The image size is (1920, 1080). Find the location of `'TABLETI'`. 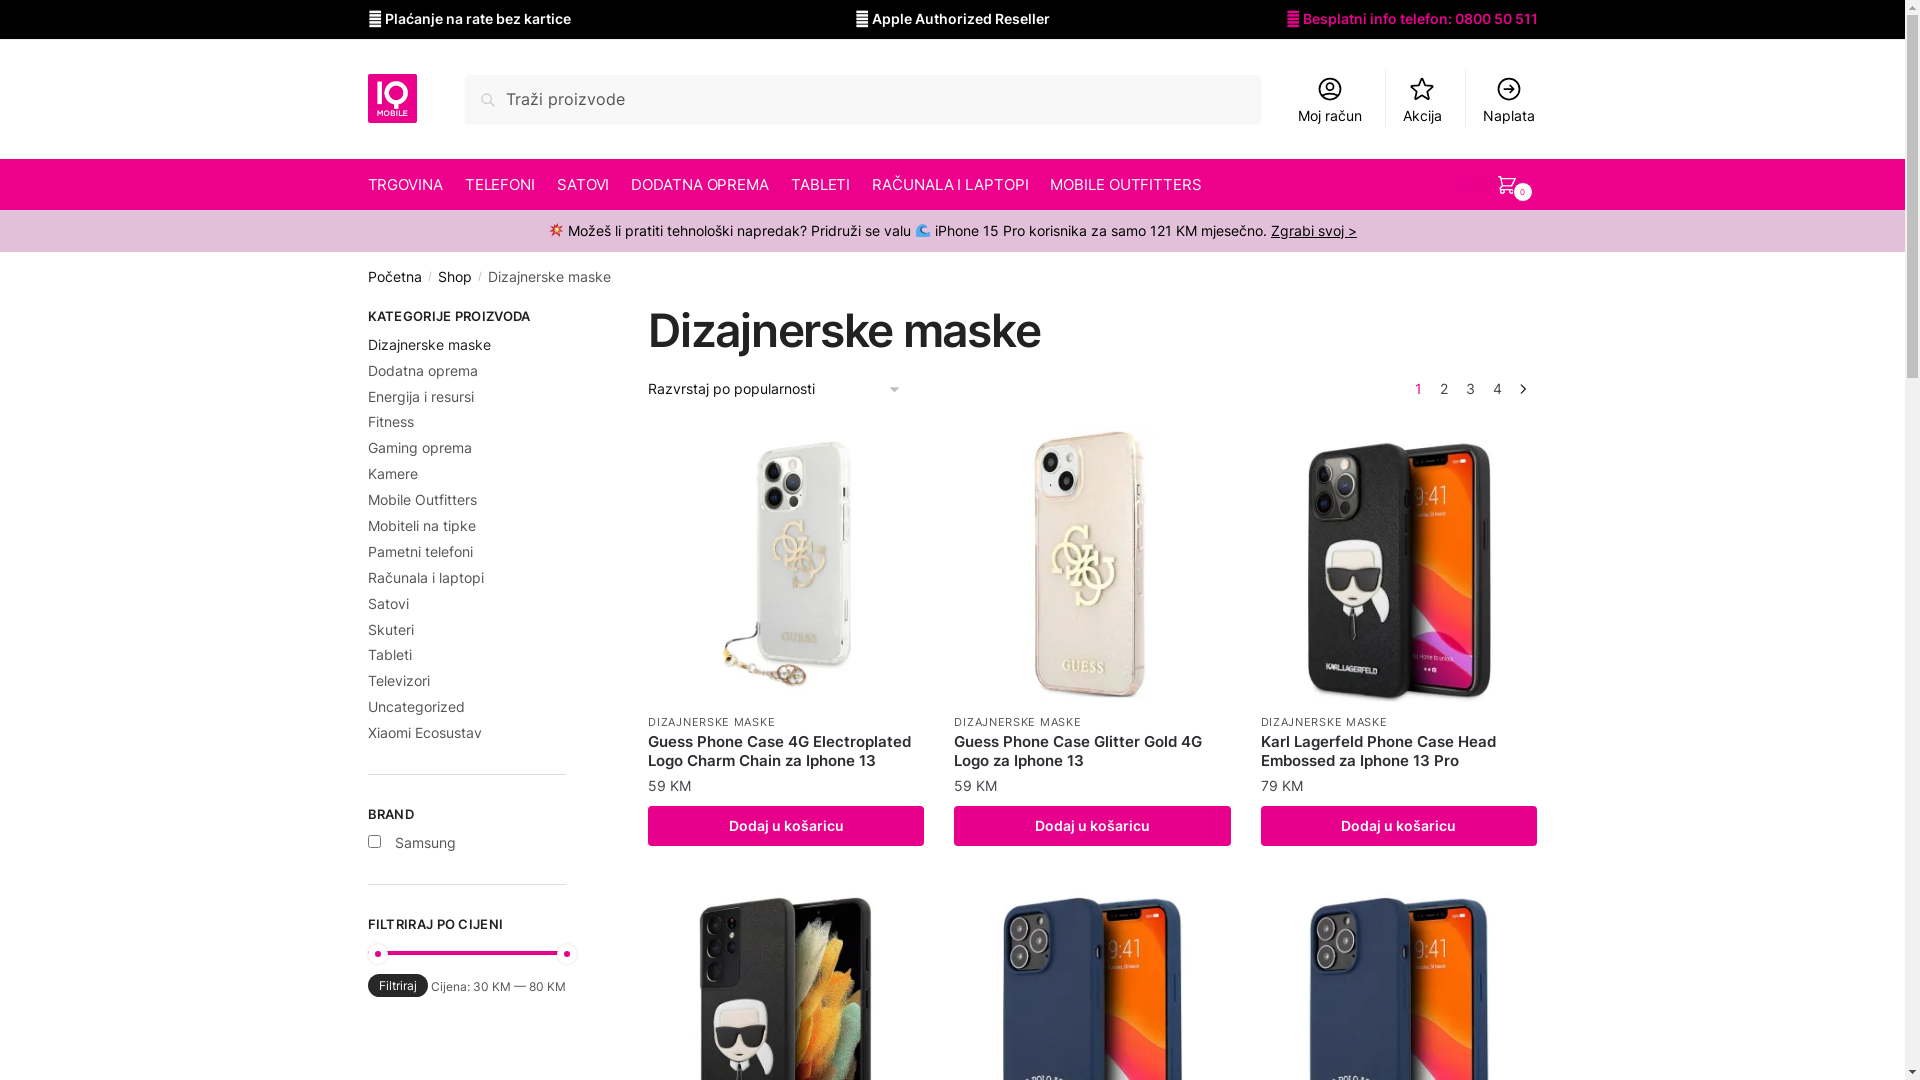

'TABLETI' is located at coordinates (820, 185).